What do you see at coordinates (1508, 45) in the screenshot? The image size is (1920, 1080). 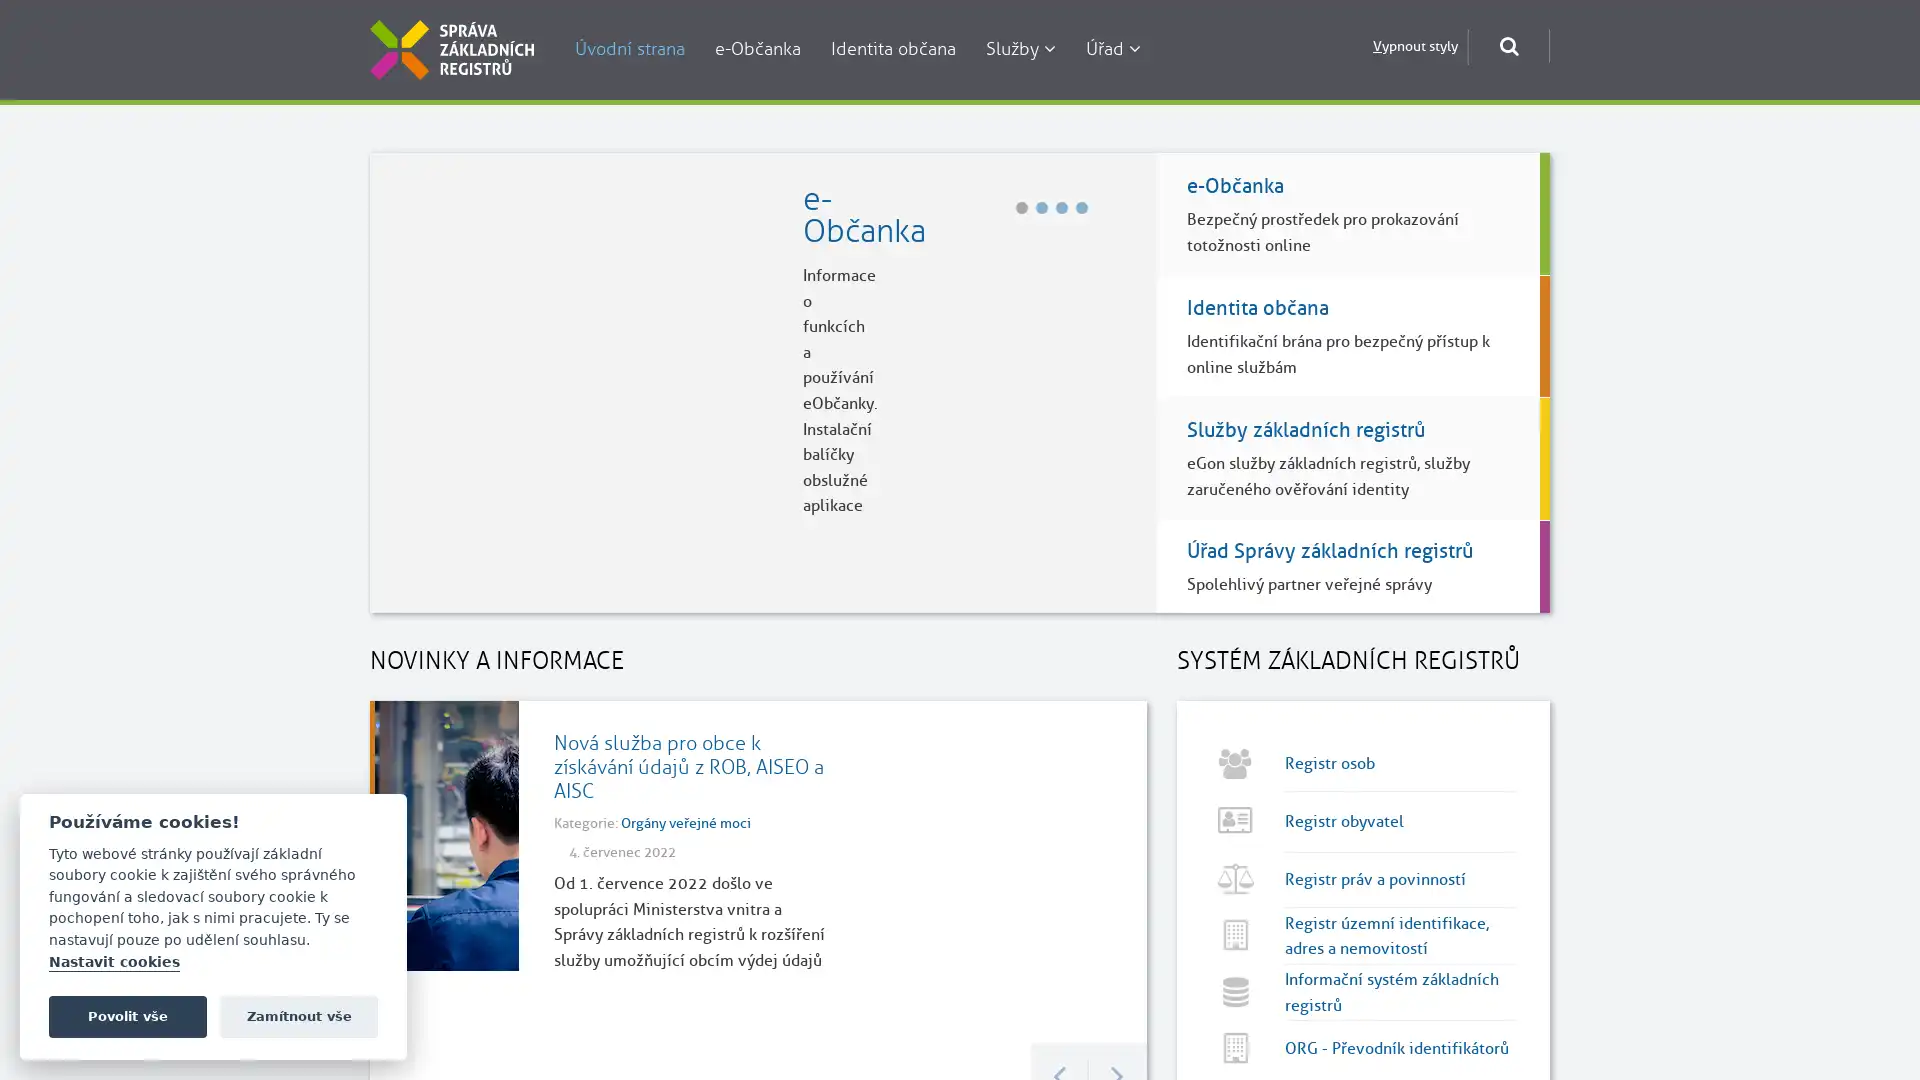 I see `Otevrit okno pro vyhledavani` at bounding box center [1508, 45].